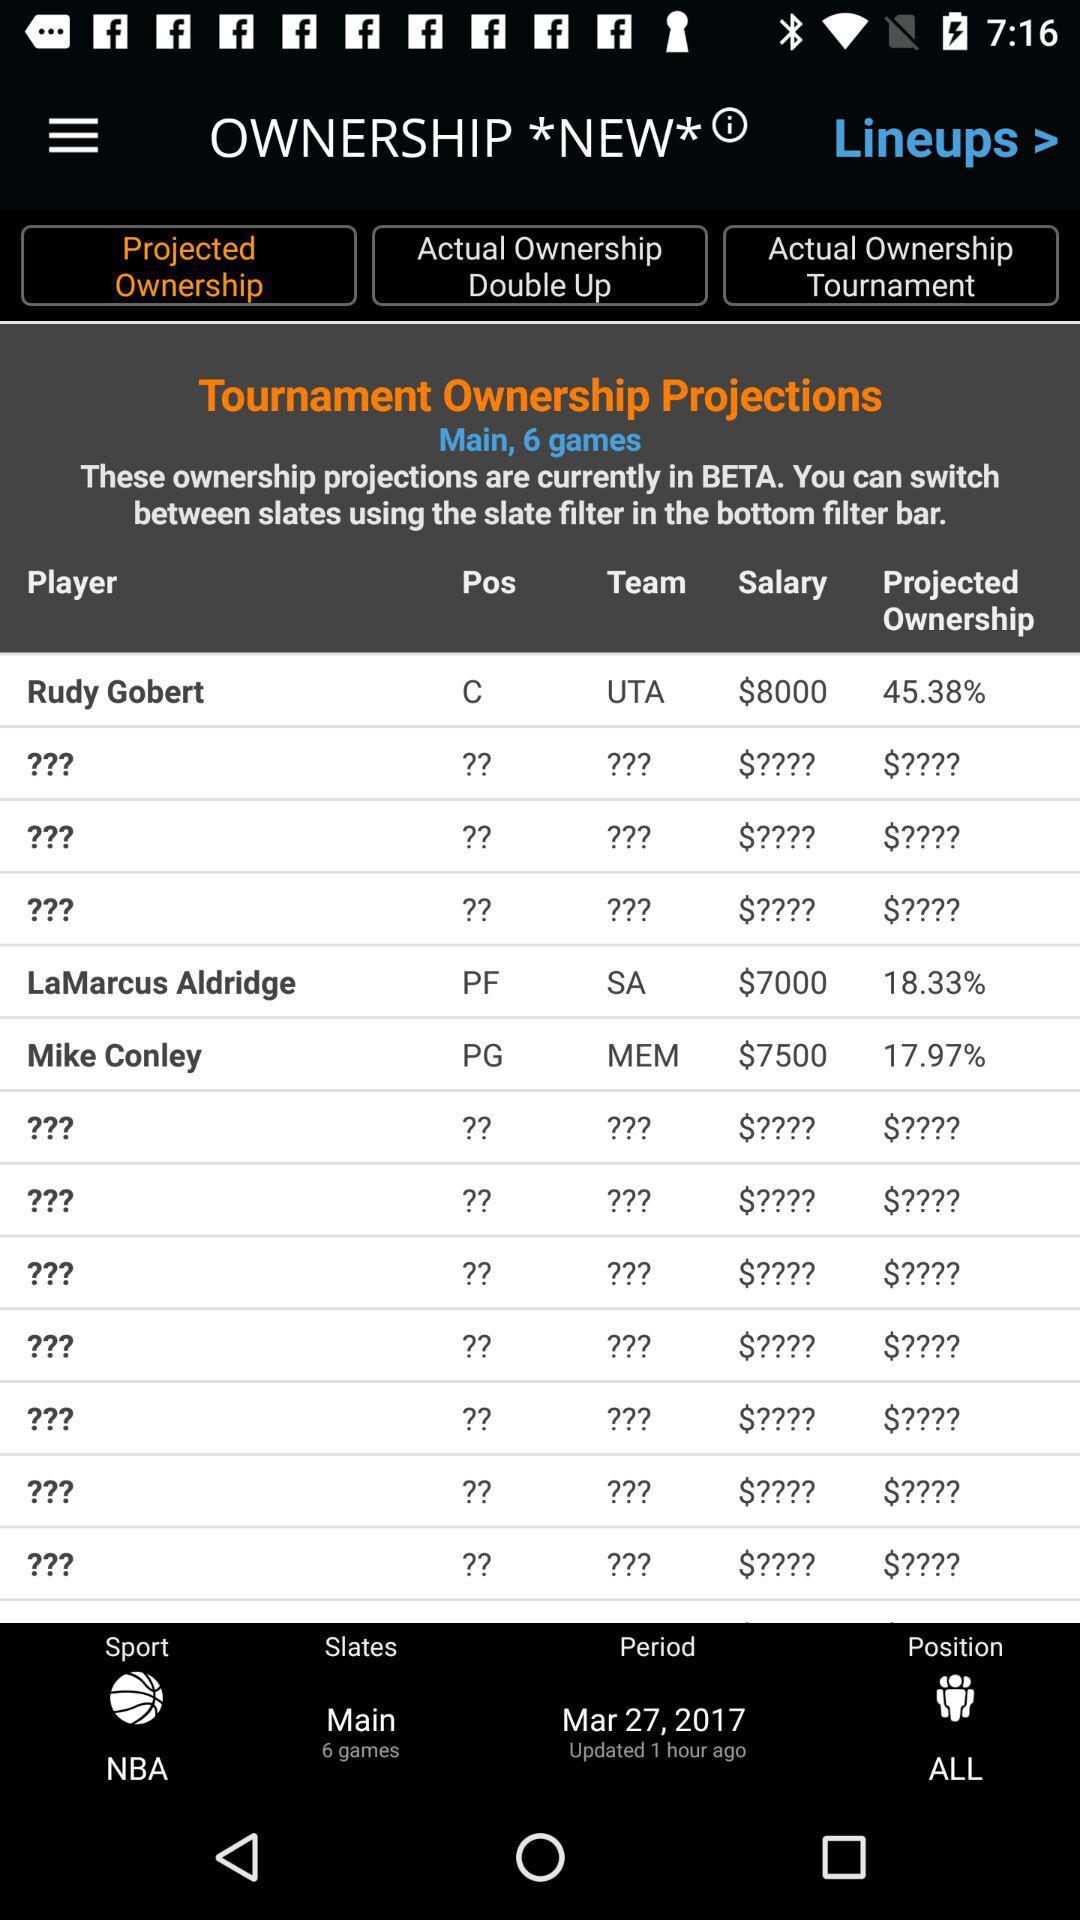  I want to click on the icon to the right of the lamarcus aldridge icon, so click(519, 981).